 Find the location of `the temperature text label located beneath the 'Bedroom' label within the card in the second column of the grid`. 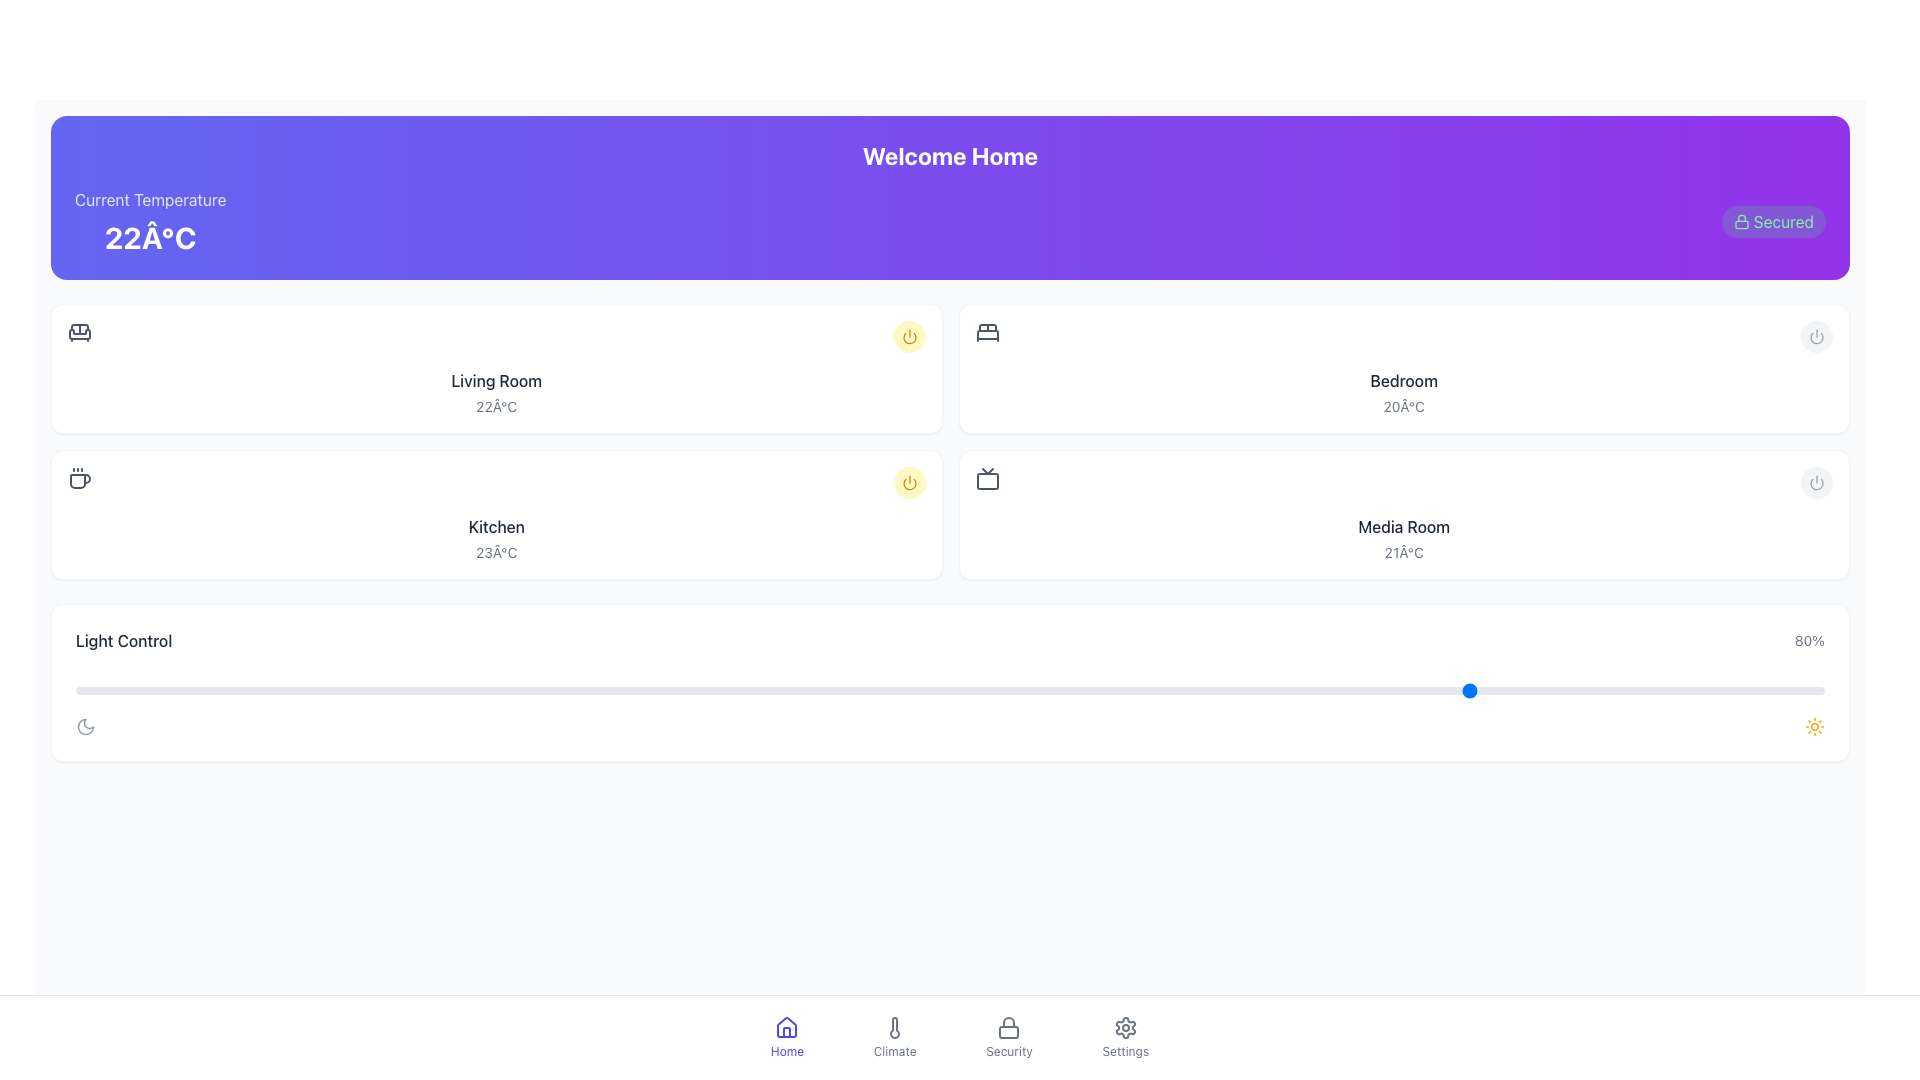

the temperature text label located beneath the 'Bedroom' label within the card in the second column of the grid is located at coordinates (1403, 406).